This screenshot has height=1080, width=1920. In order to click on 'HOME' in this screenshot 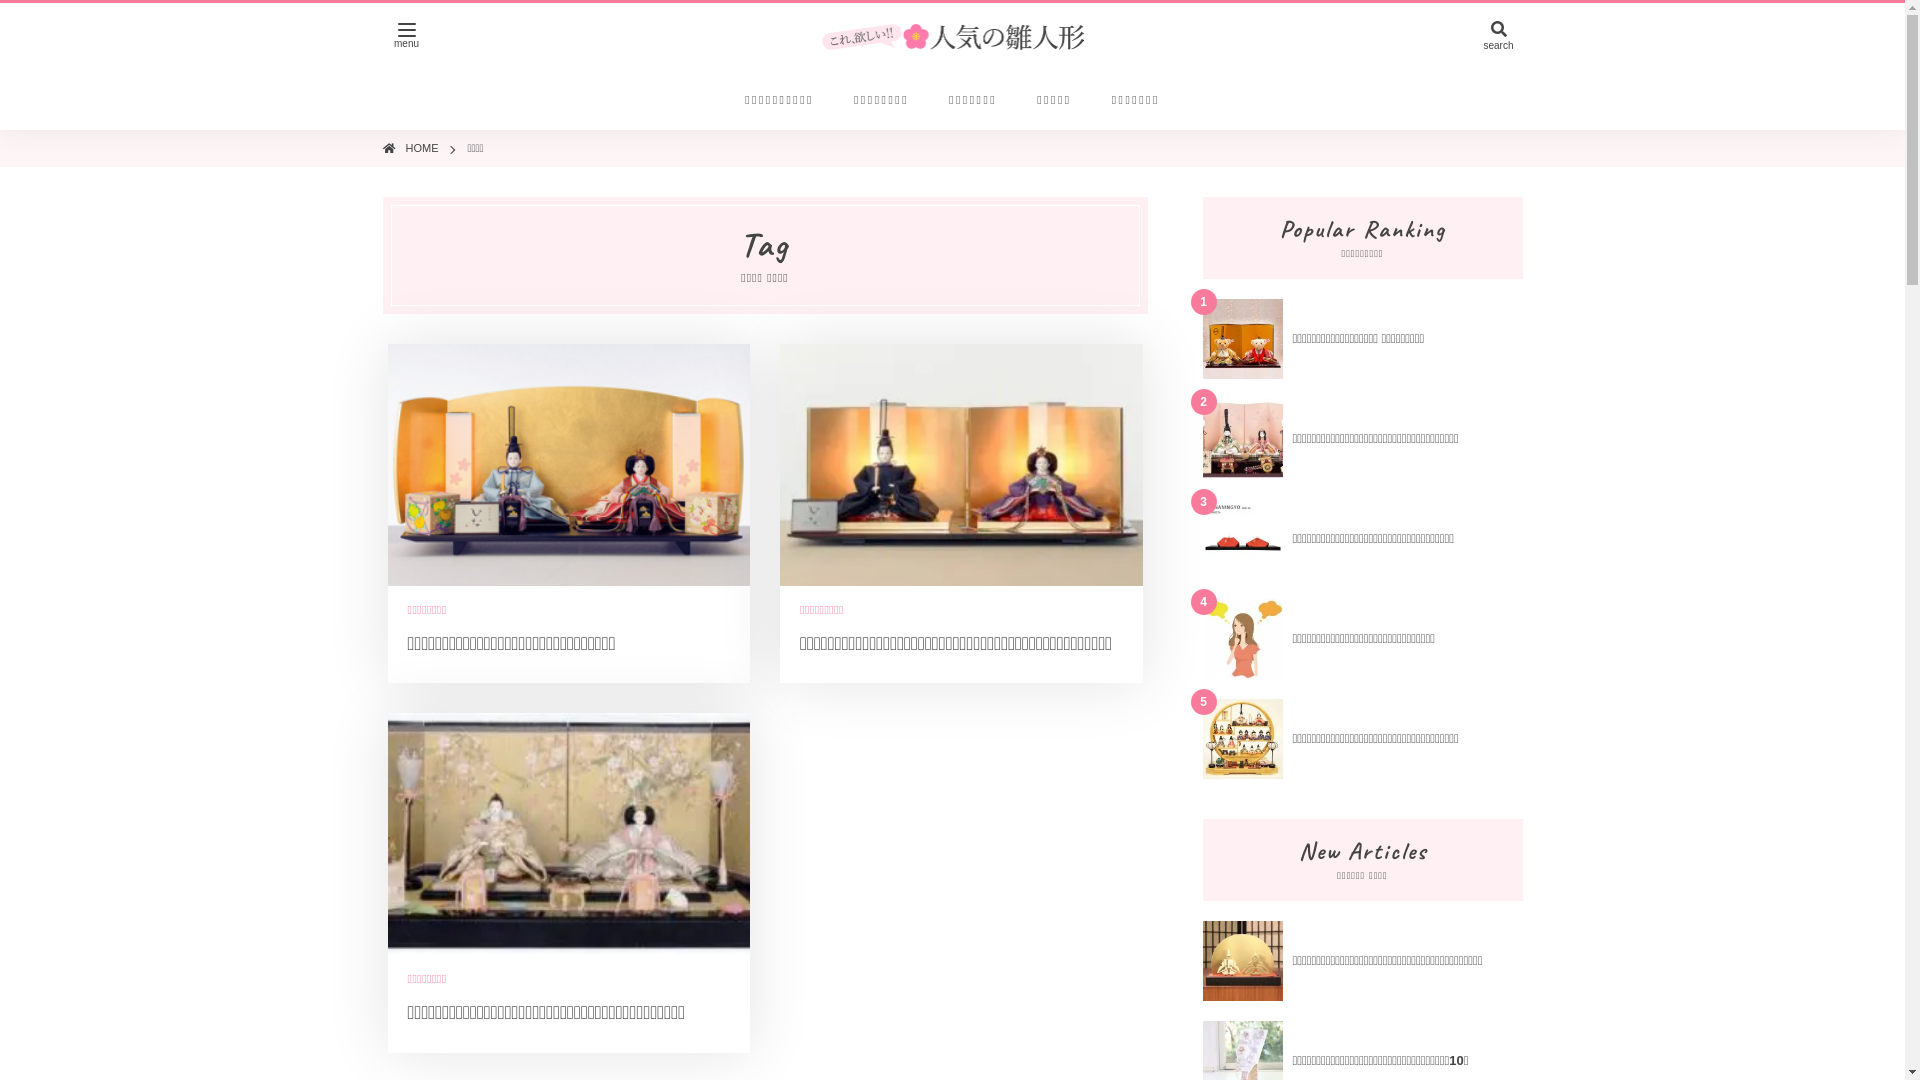, I will do `click(421, 146)`.